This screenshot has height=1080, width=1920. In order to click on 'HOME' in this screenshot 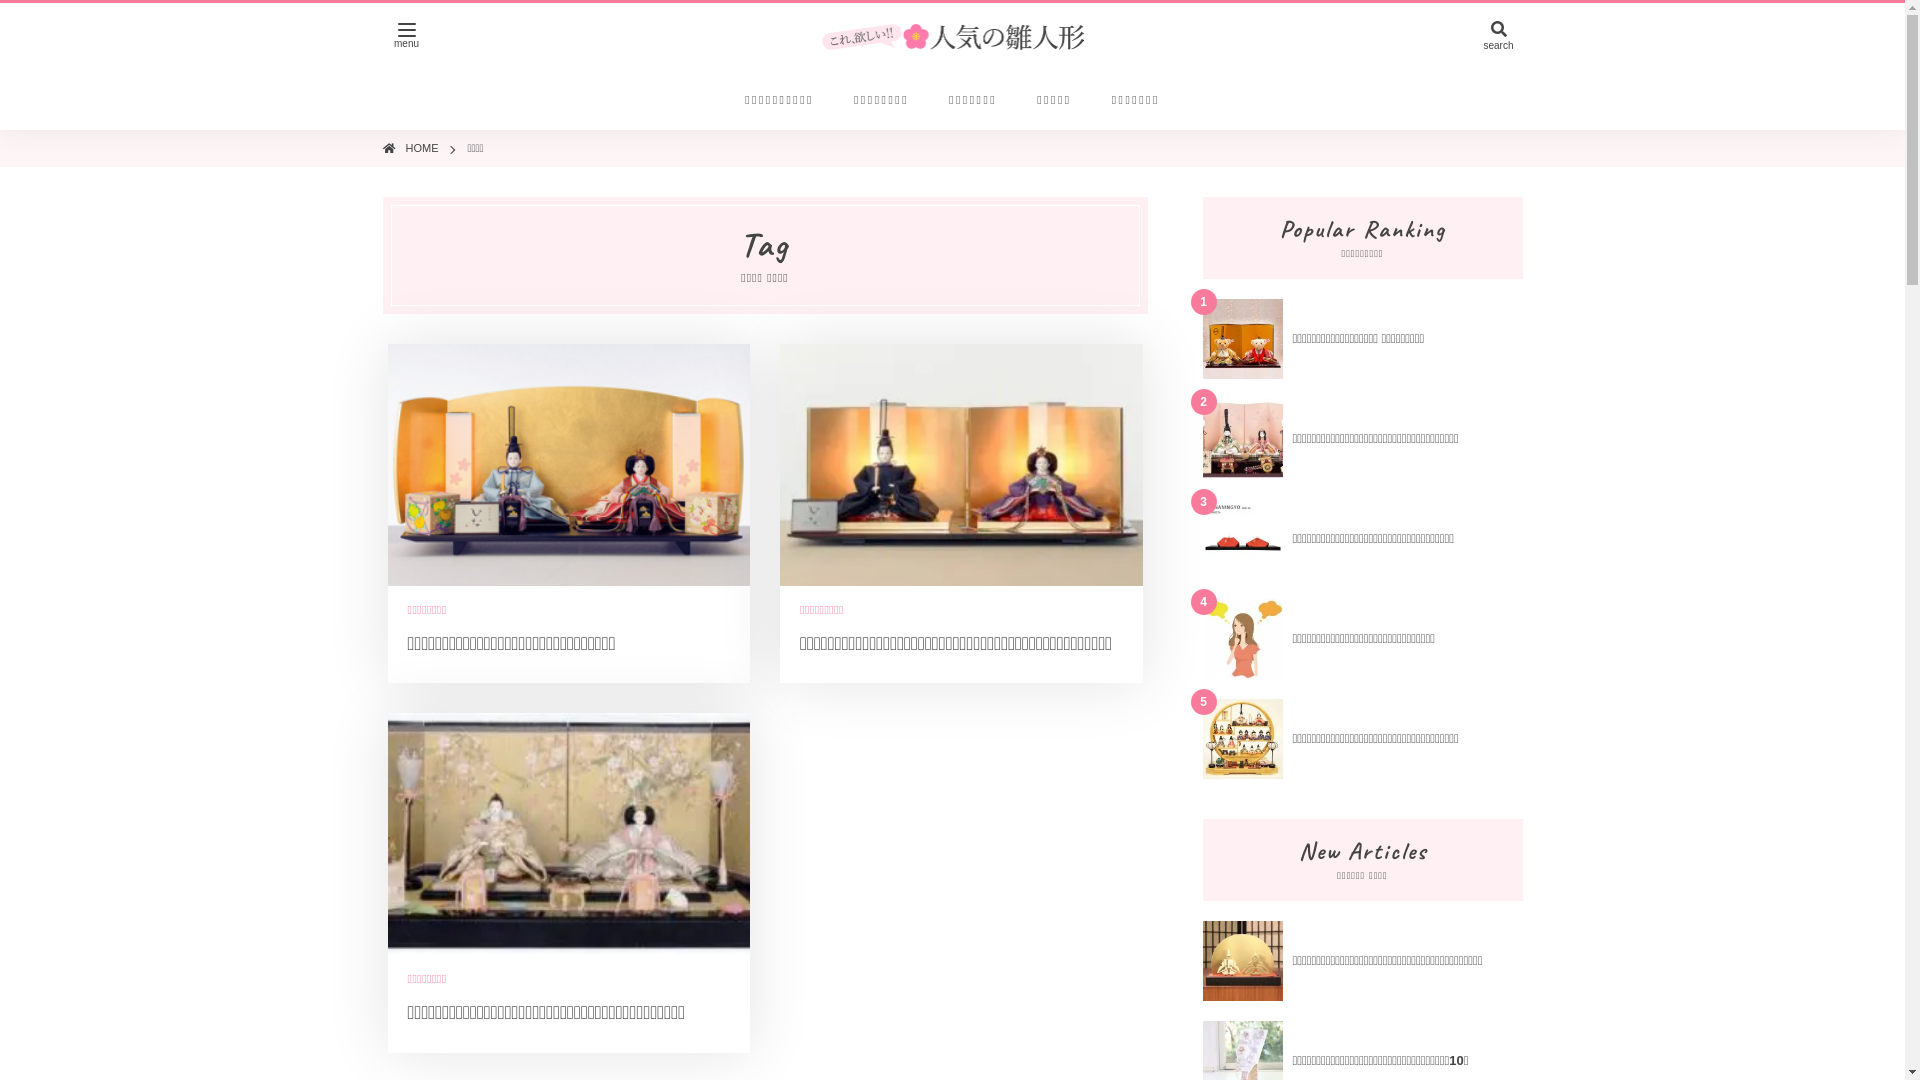, I will do `click(421, 146)`.